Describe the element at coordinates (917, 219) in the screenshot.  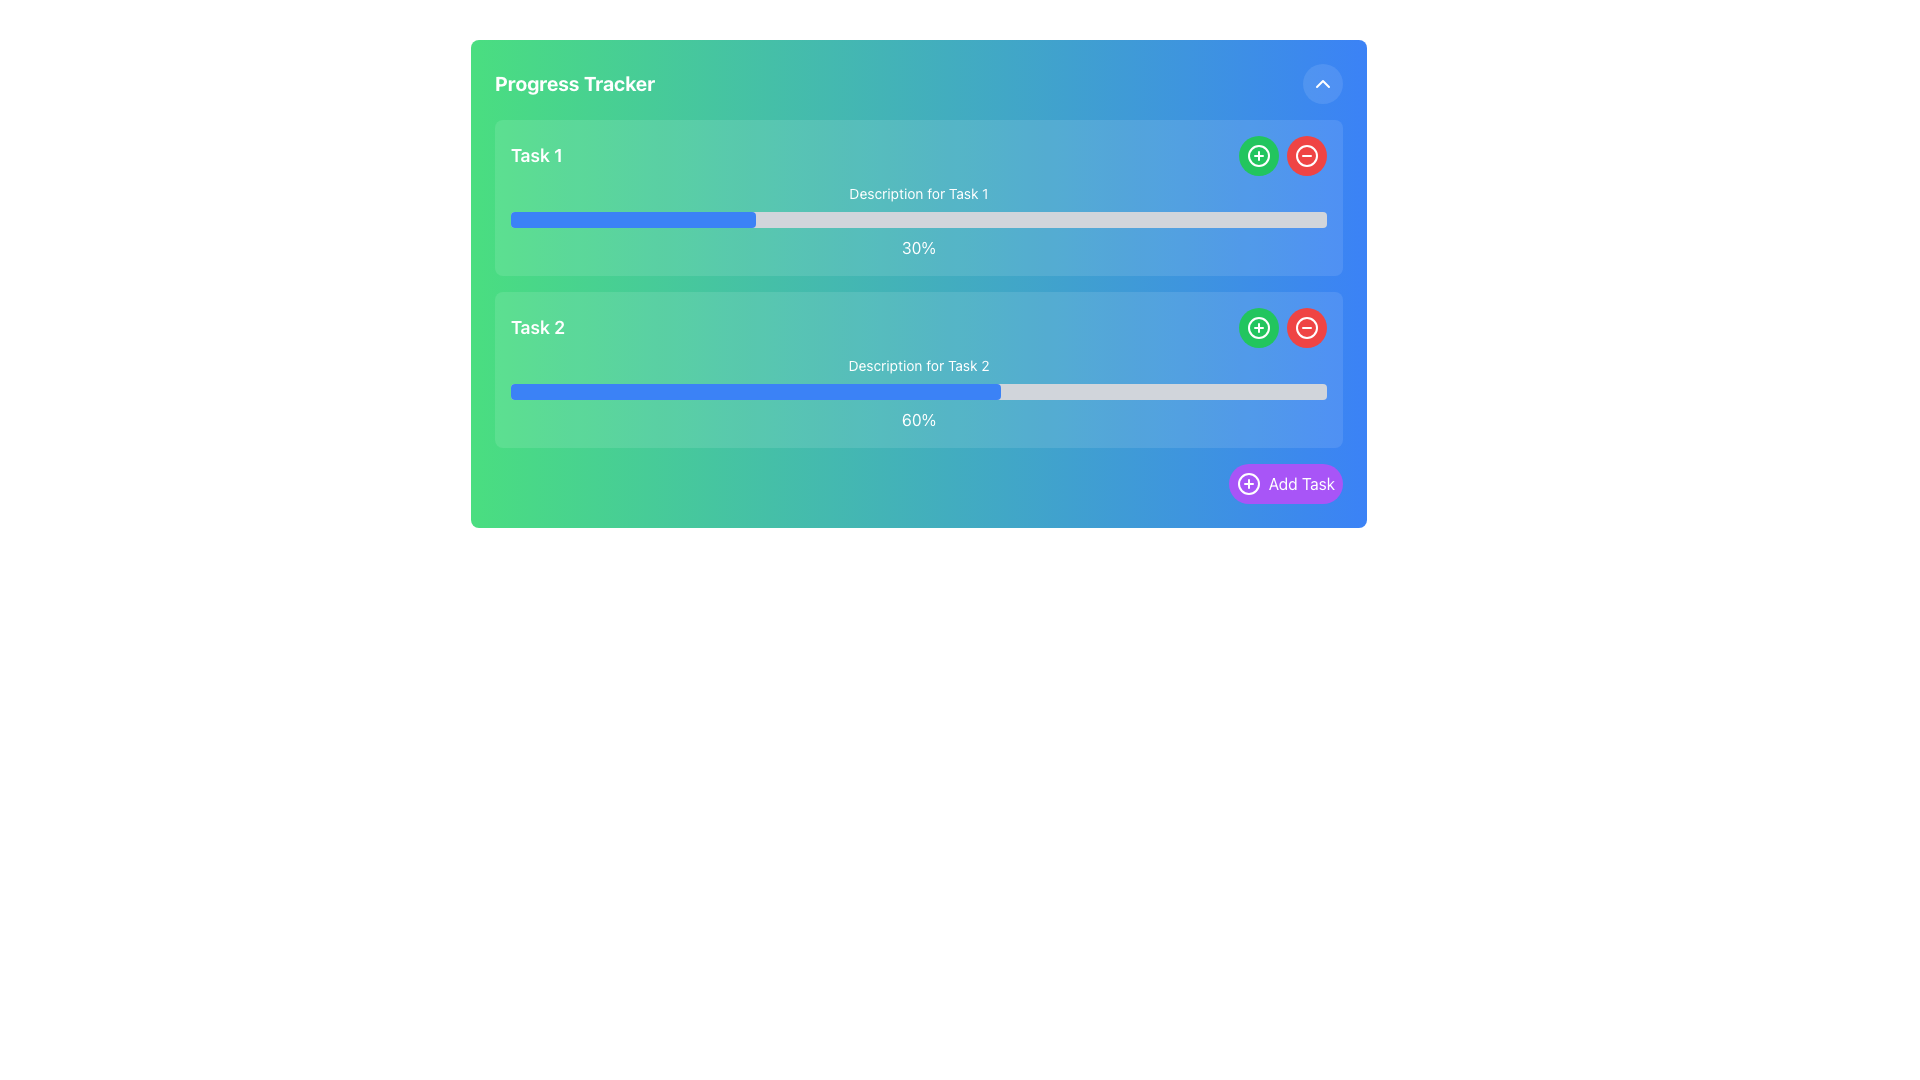
I see `the progress bar within the card labeled 'Task 1', which is visually styled with a light gray background and a blue filled portion indicating 30% completion` at that location.